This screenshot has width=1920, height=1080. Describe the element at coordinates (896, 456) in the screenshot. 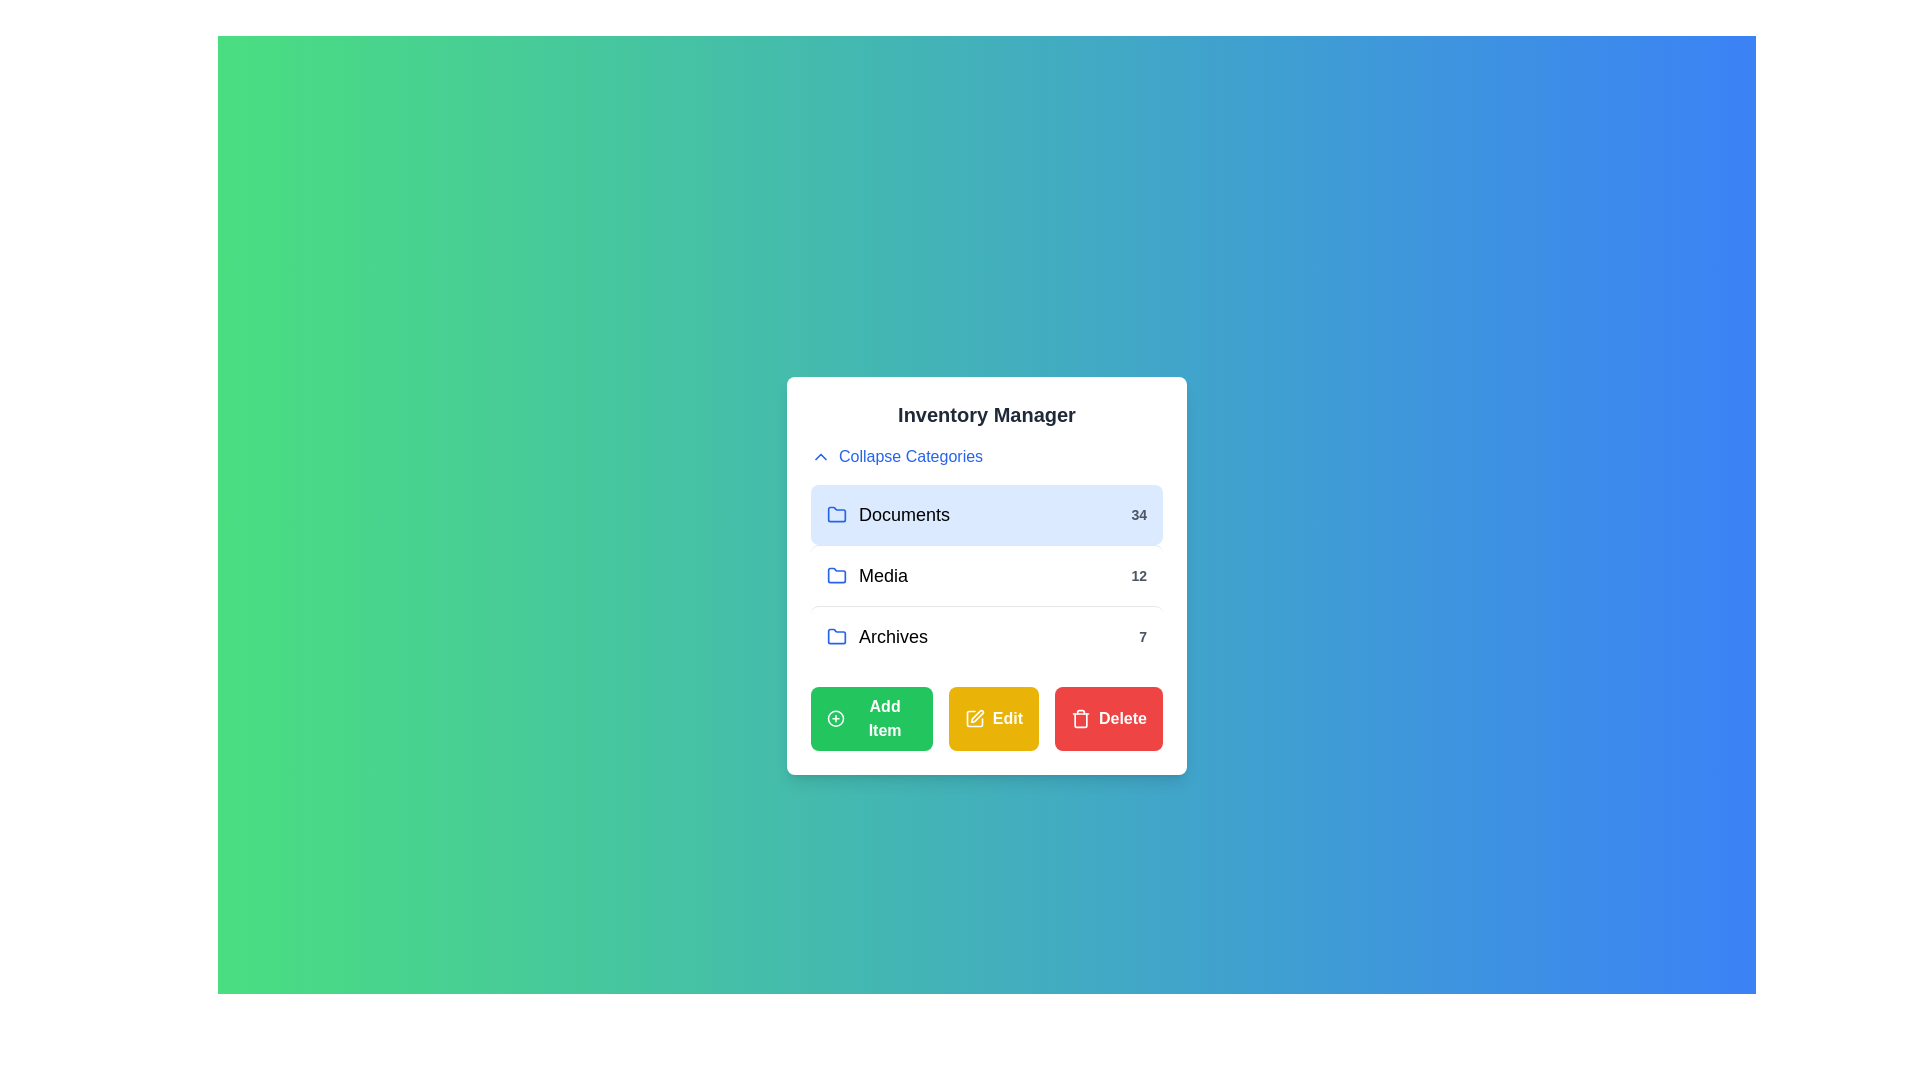

I see `the 'Collapse Categories' button to toggle the visibility of the category list` at that location.